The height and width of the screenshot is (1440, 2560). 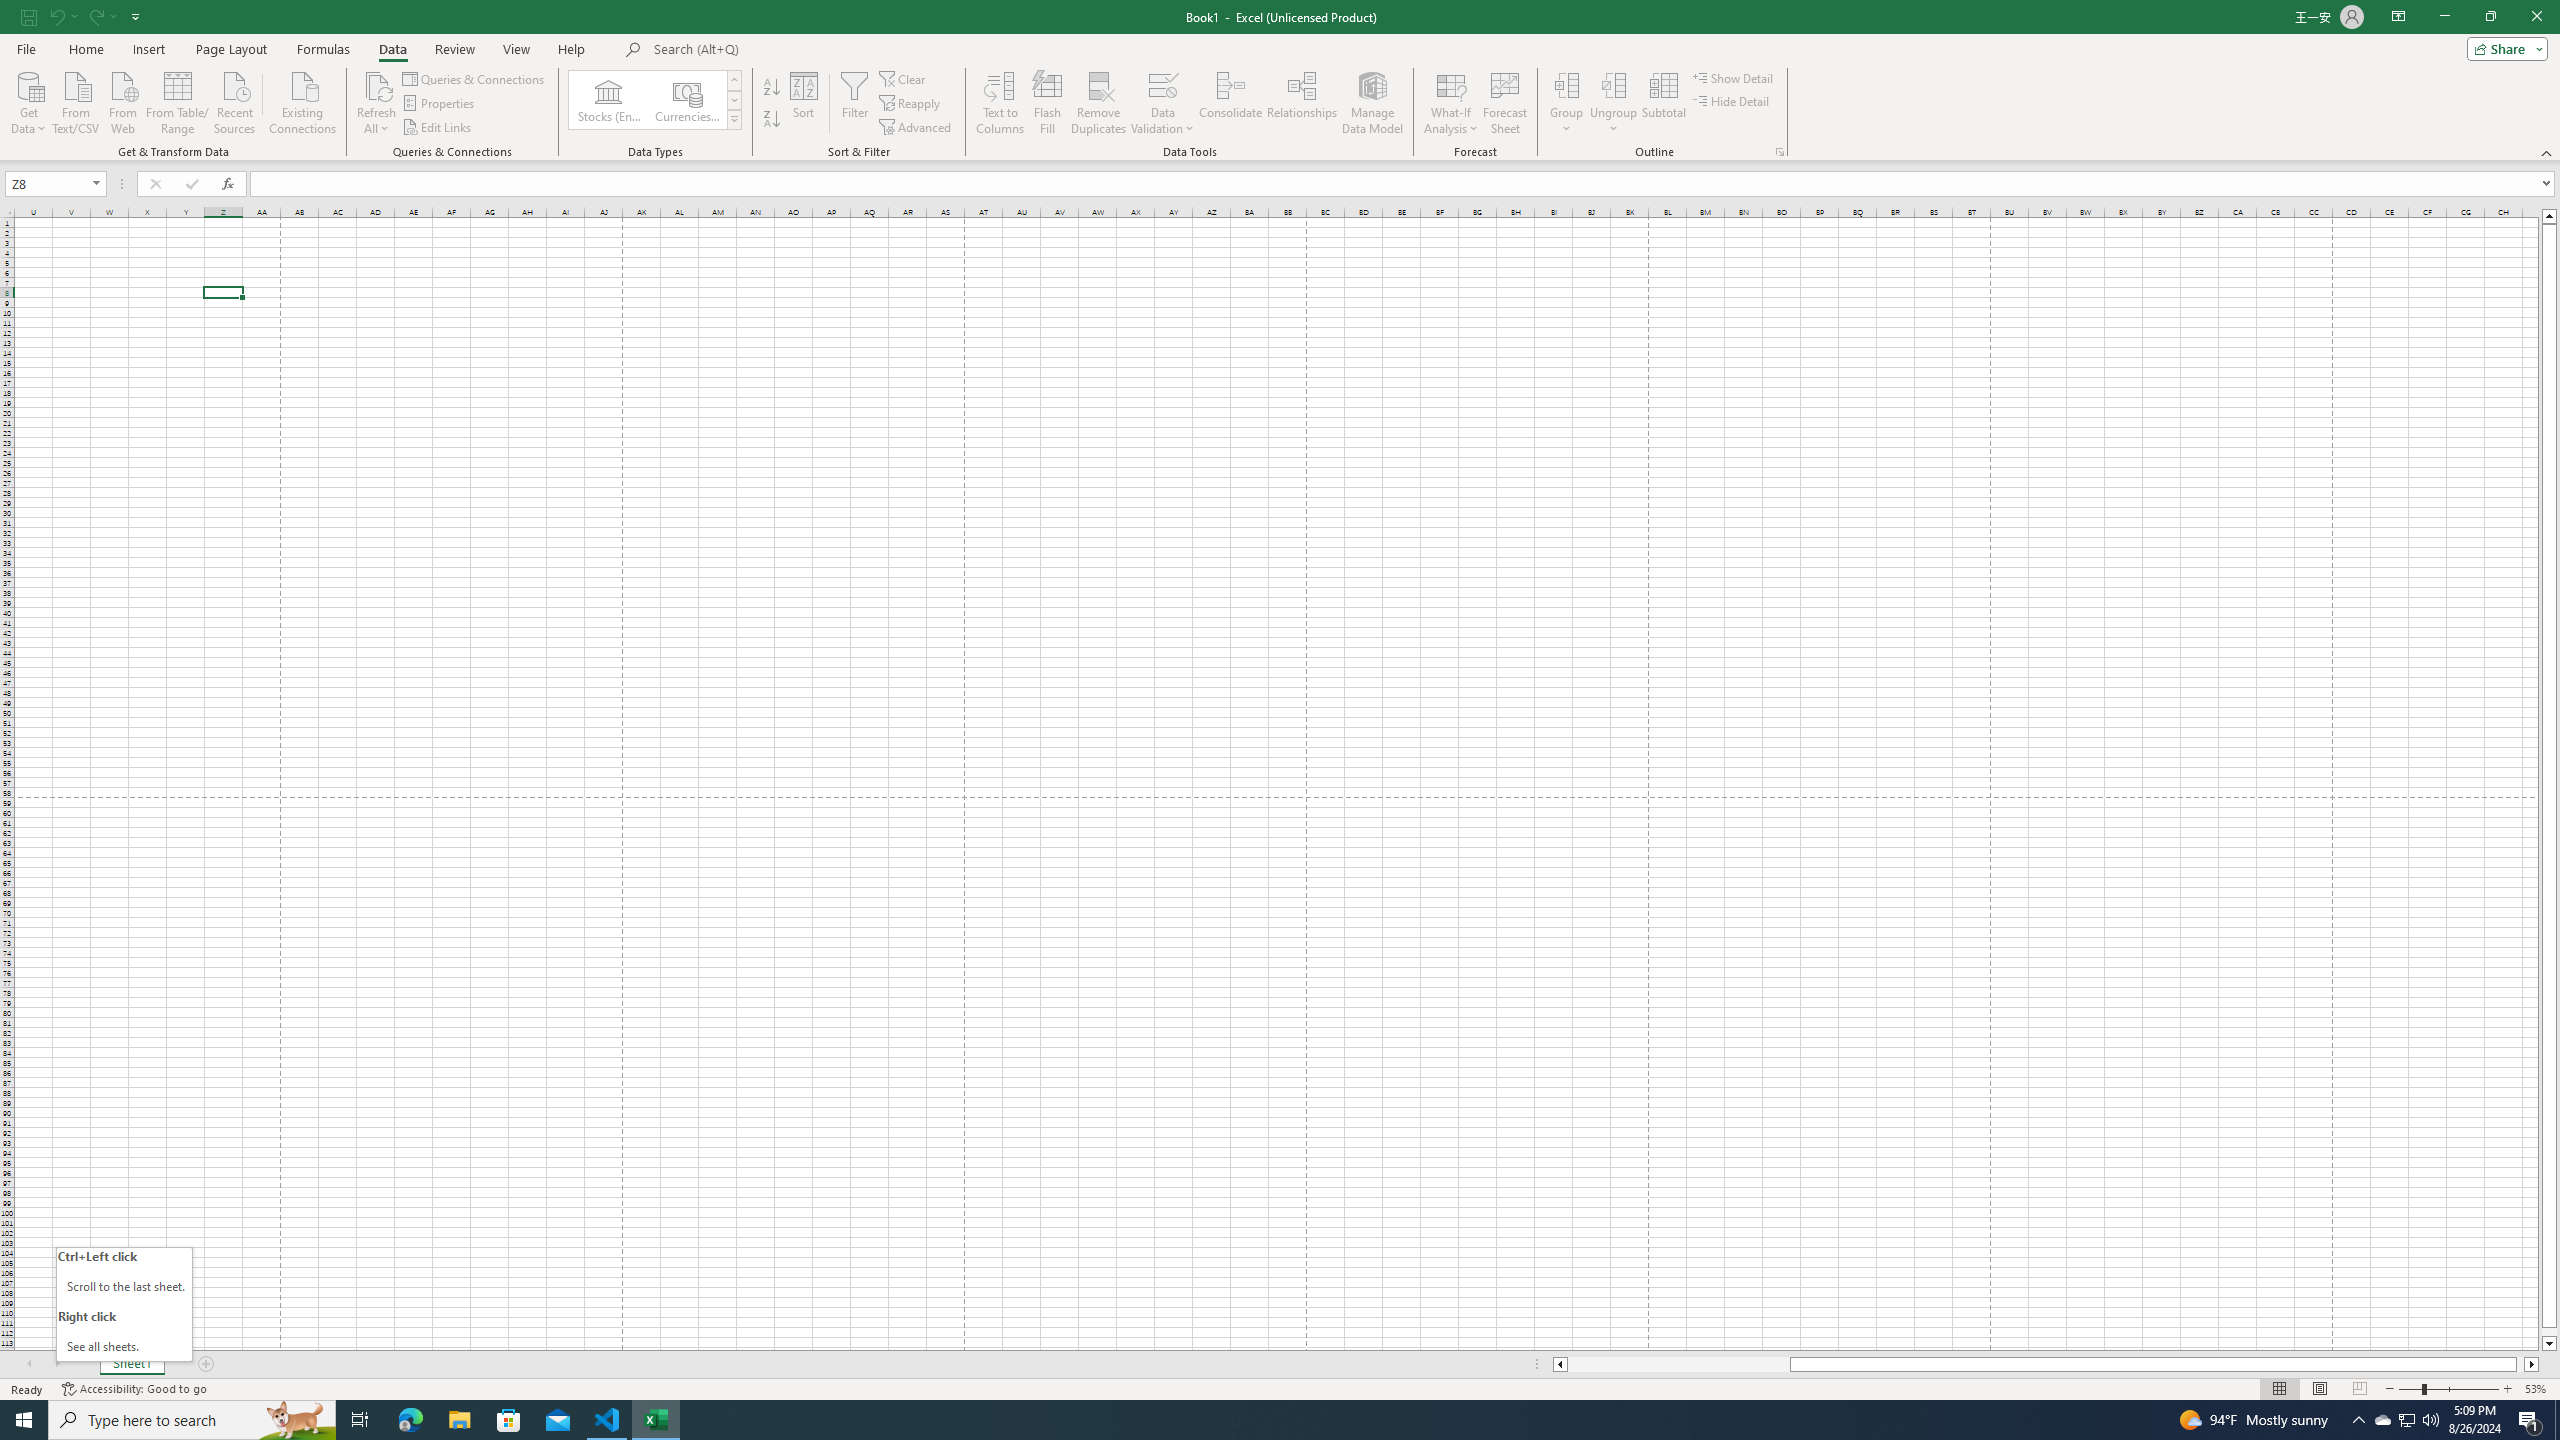 What do you see at coordinates (998, 103) in the screenshot?
I see `'Text to Columns...'` at bounding box center [998, 103].